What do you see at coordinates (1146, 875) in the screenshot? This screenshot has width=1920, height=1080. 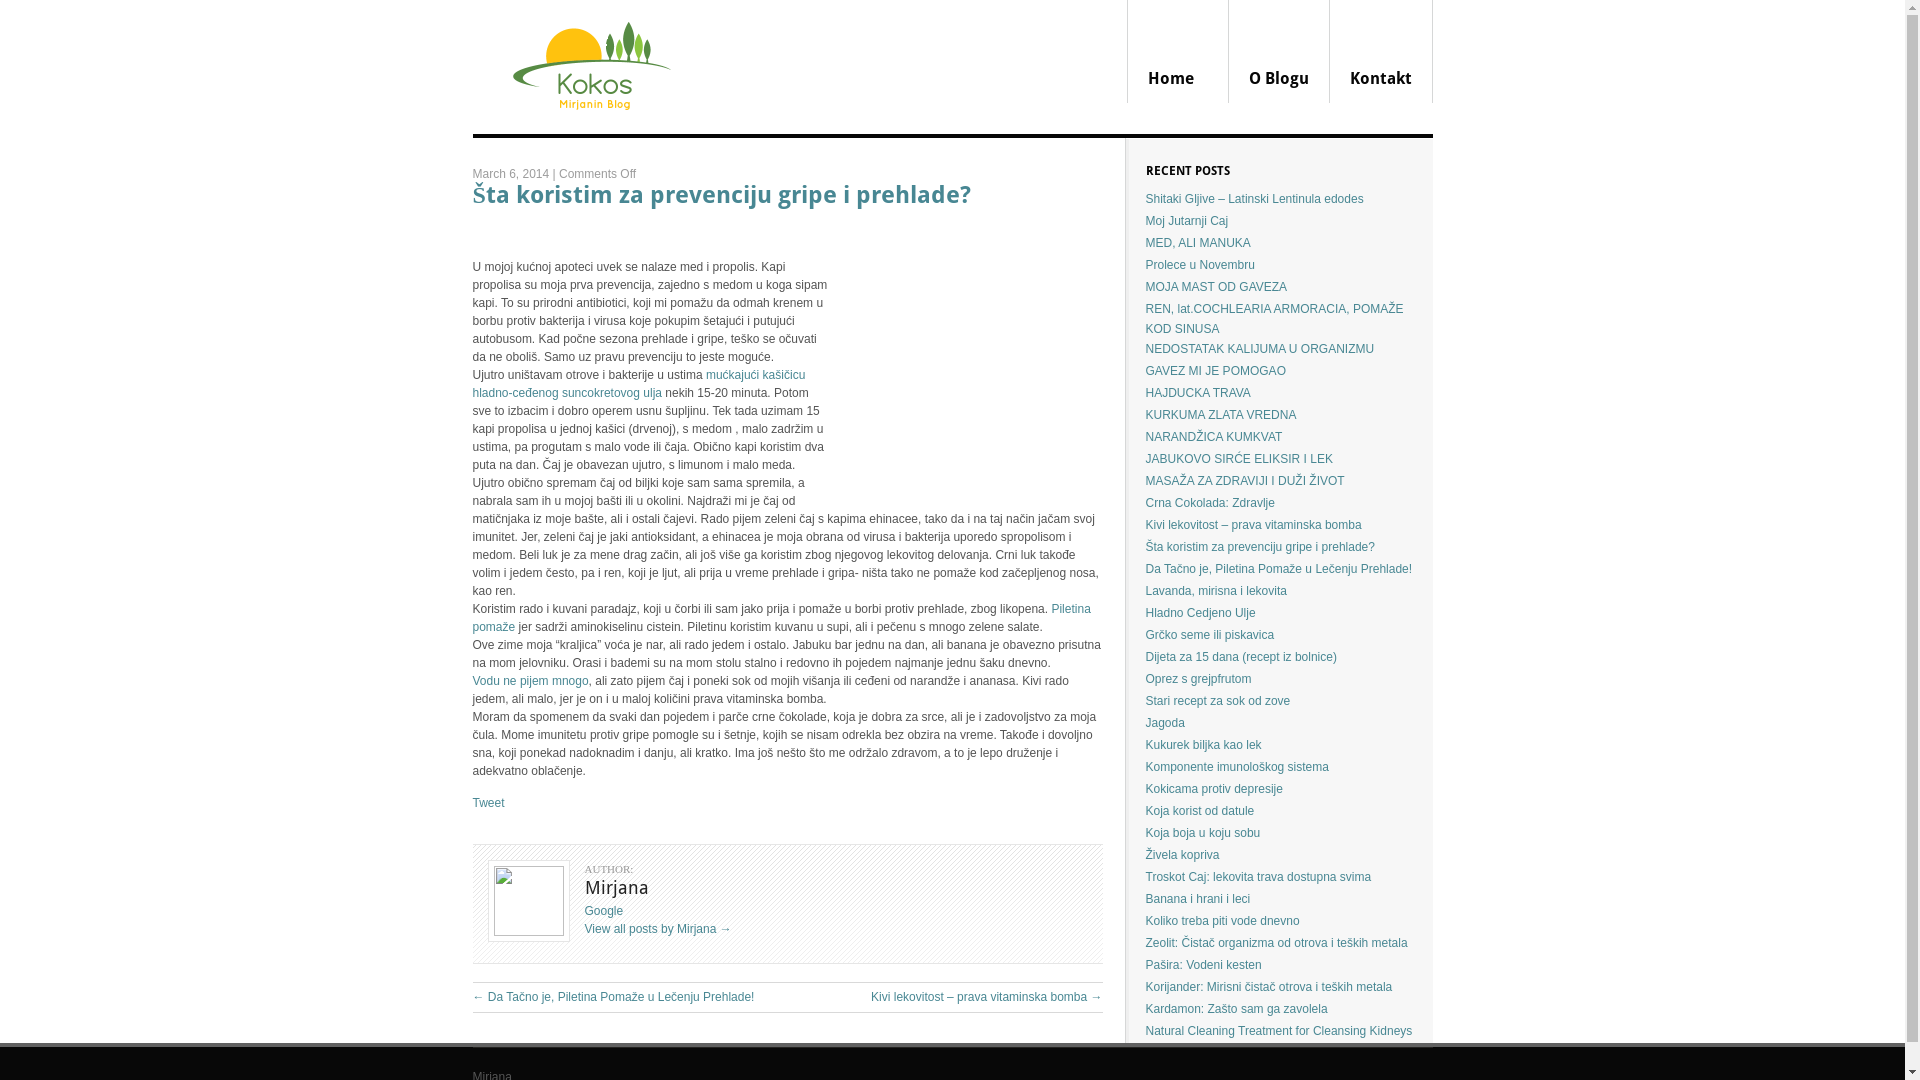 I see `'Troskot Caj: lekovita trava dostupna svima'` at bounding box center [1146, 875].